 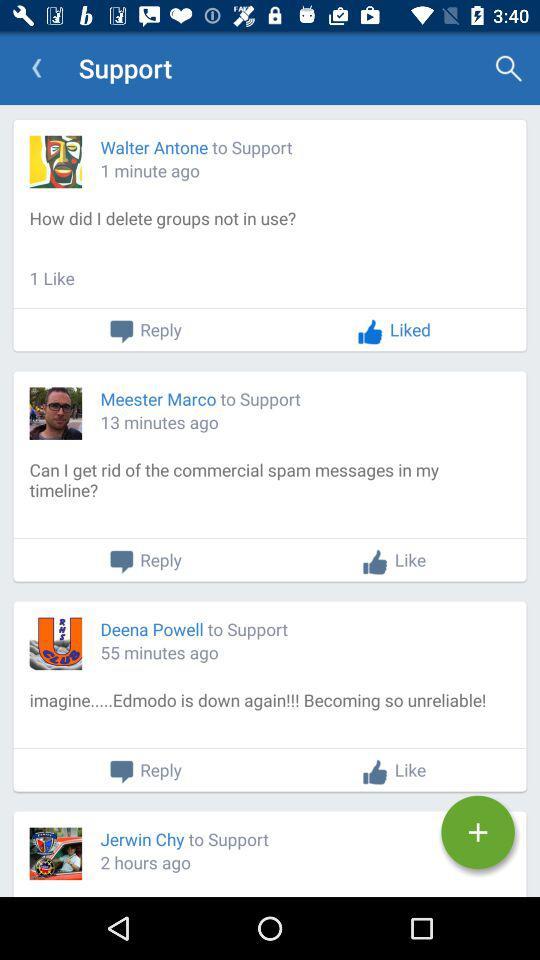 I want to click on the reply button which is above jerwin chy, so click(x=144, y=770).